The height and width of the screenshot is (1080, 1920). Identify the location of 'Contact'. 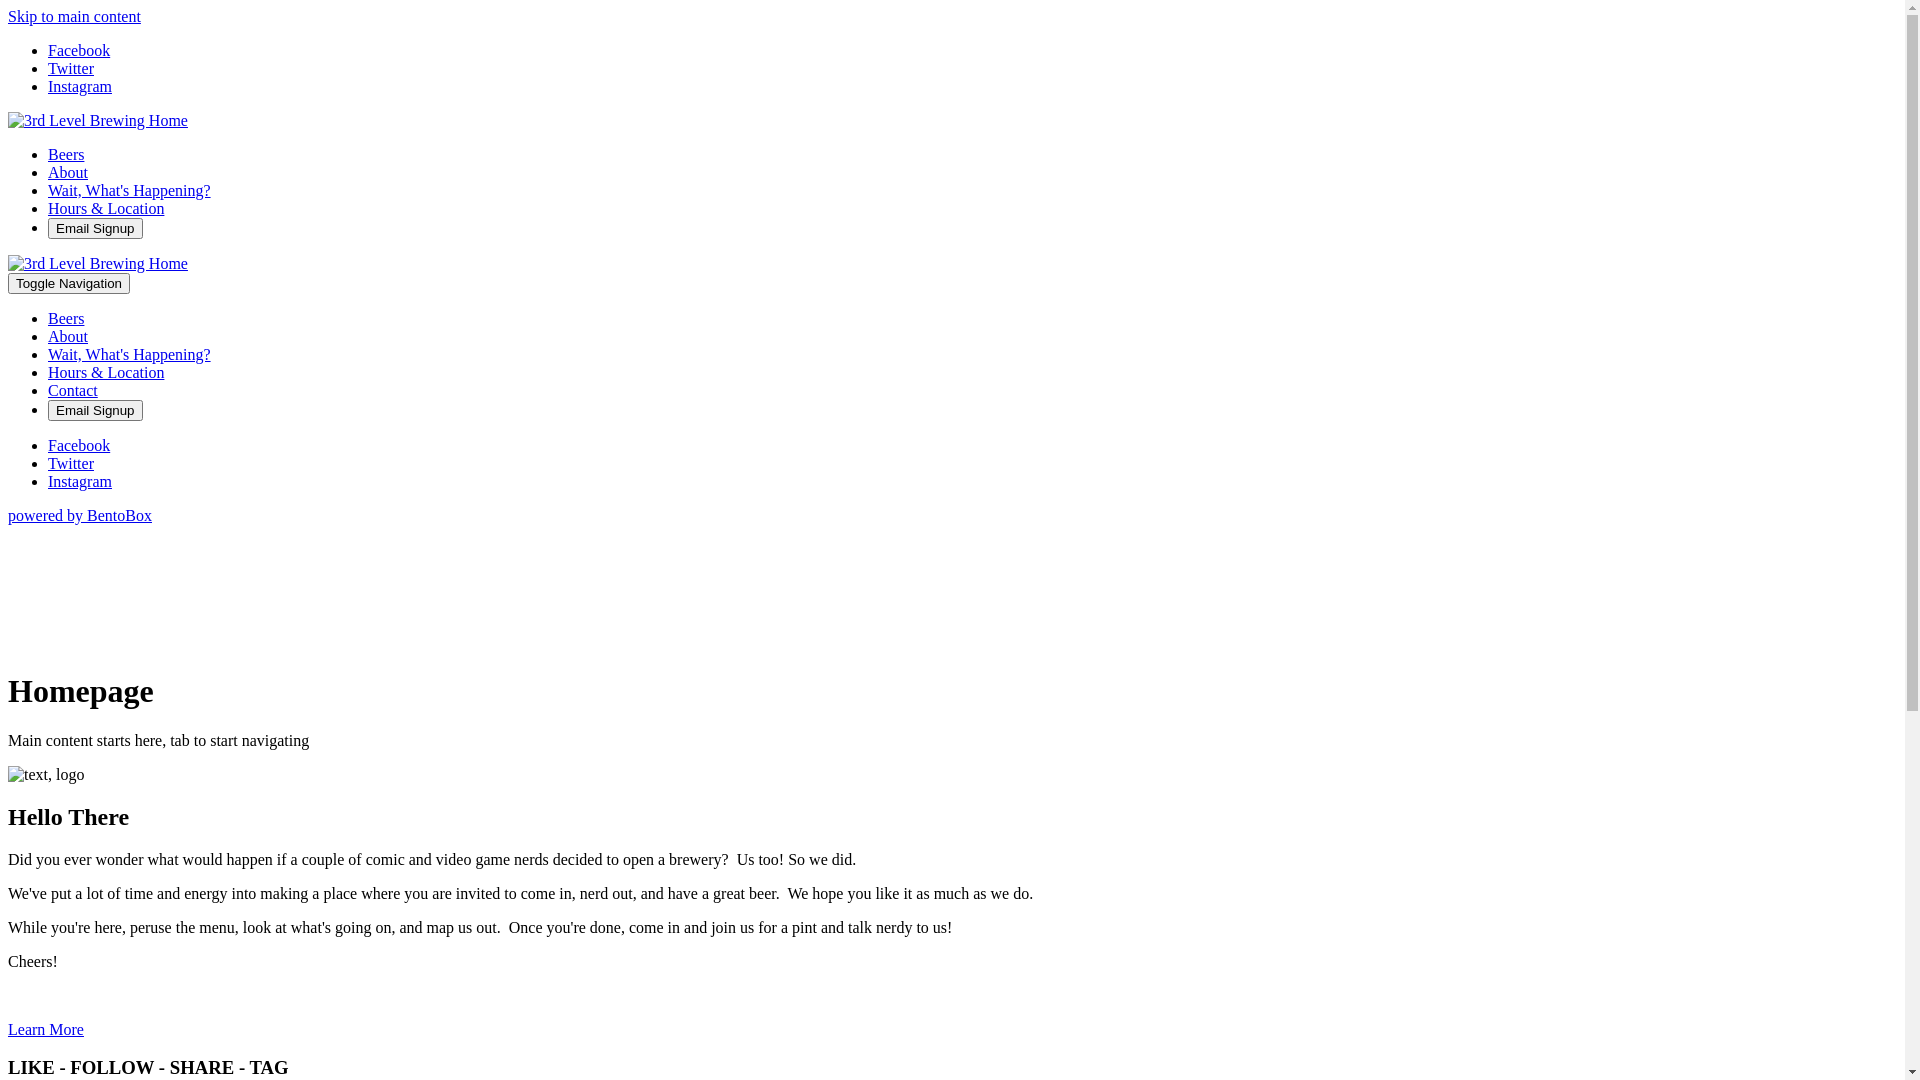
(48, 390).